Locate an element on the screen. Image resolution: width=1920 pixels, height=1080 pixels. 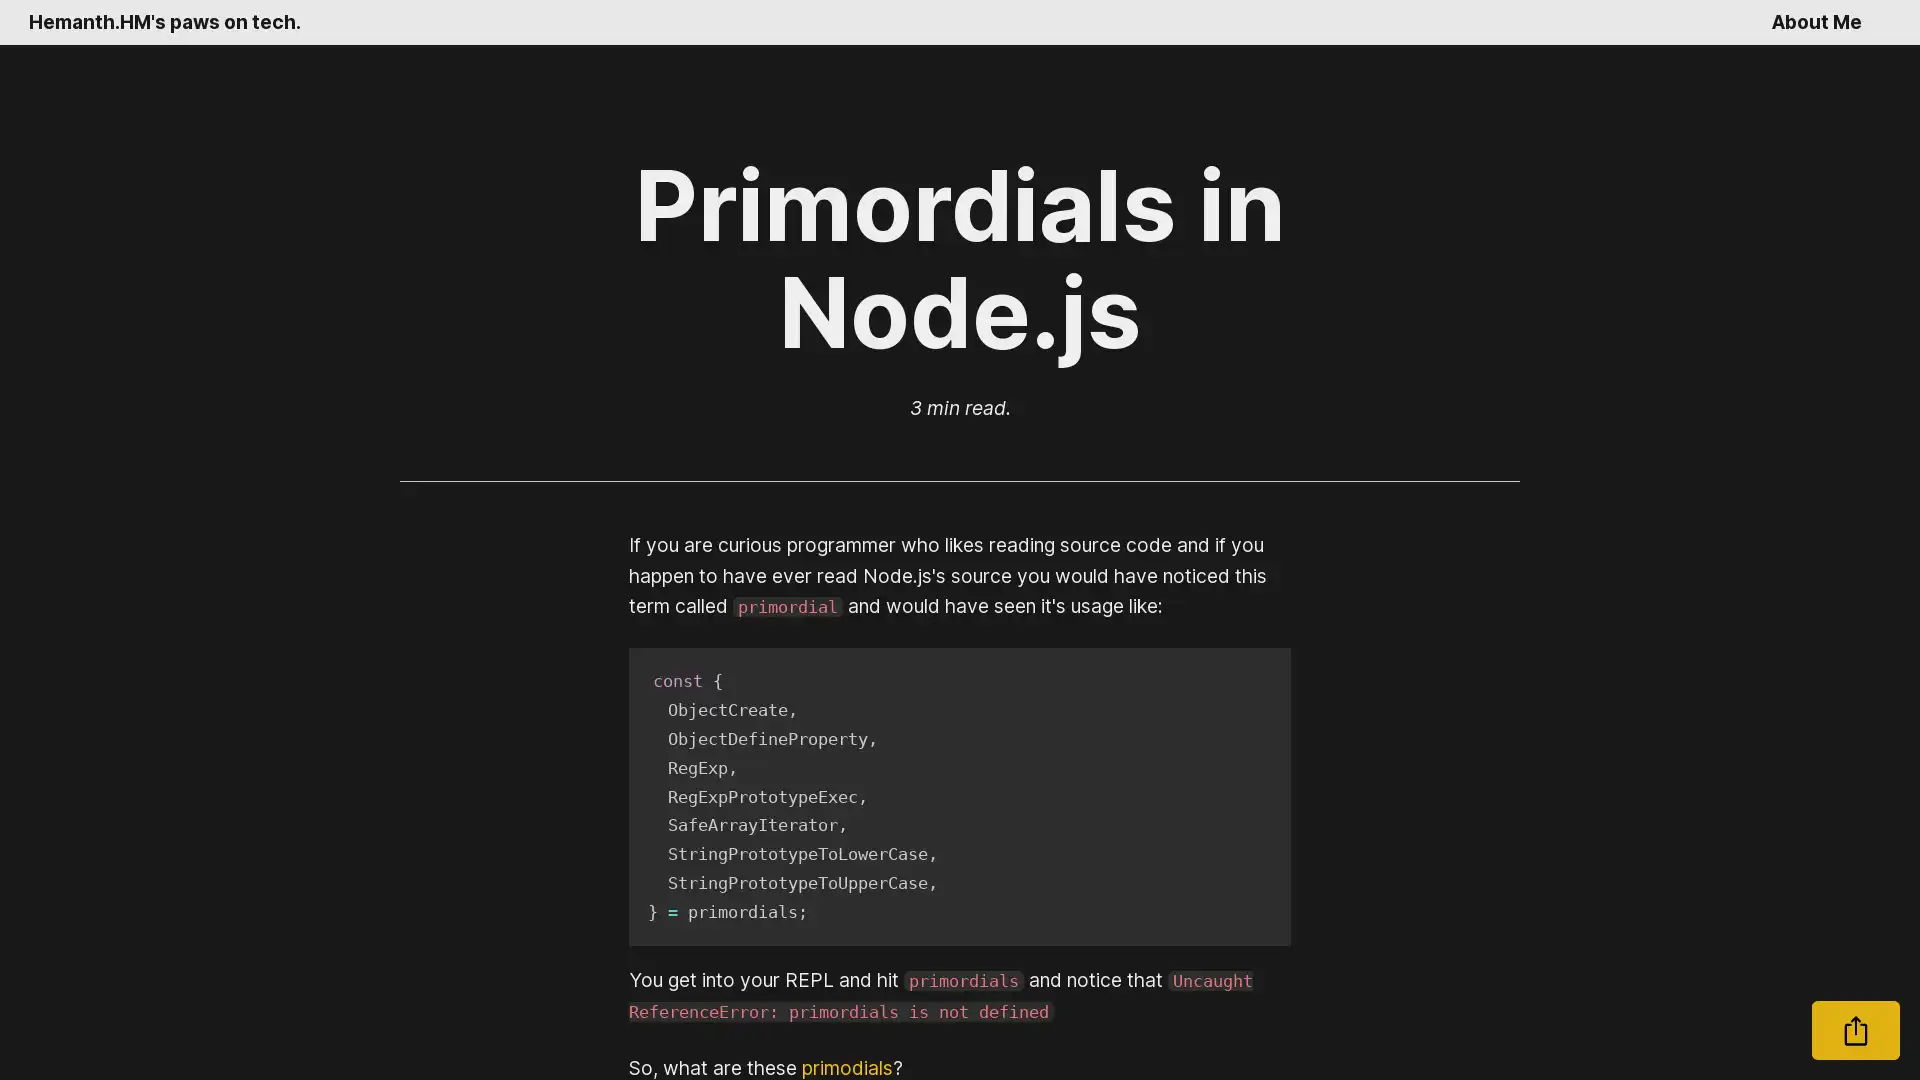
Share is located at coordinates (1855, 1030).